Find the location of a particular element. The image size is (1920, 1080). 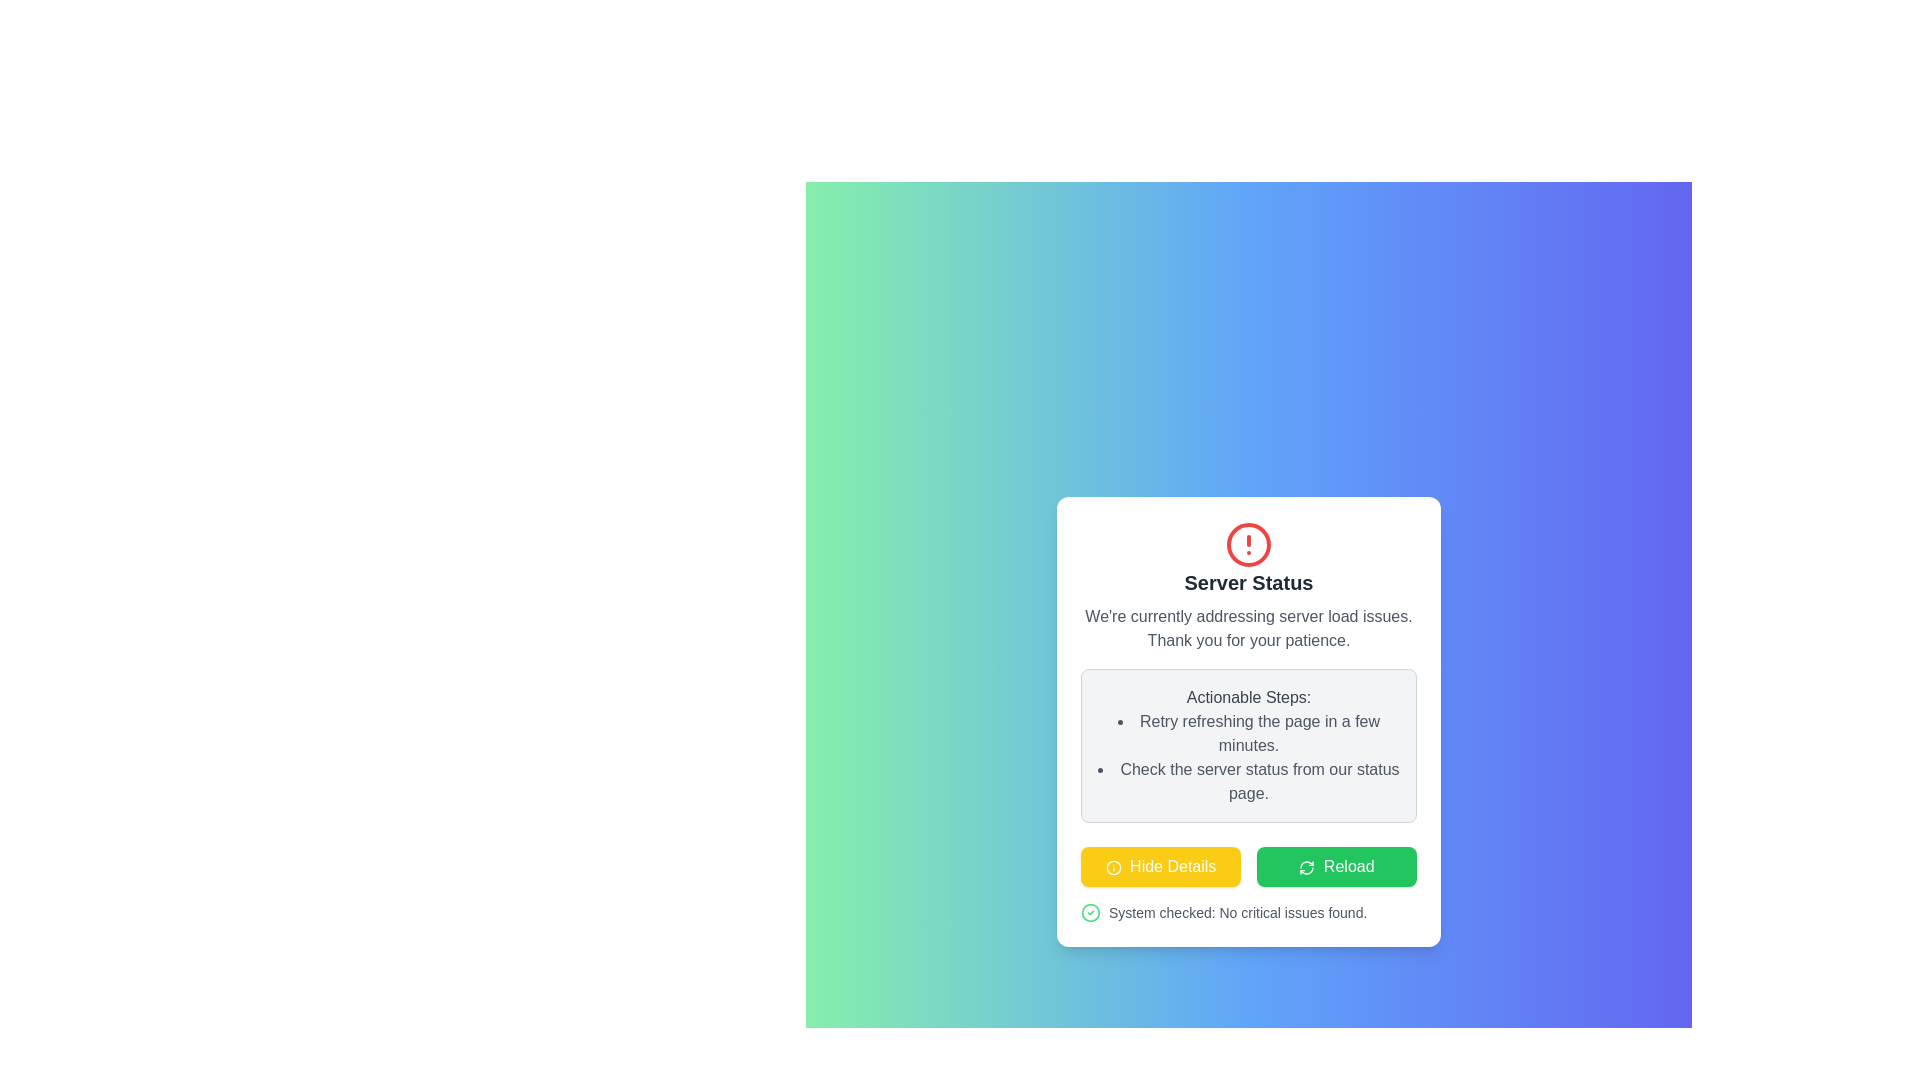

the Text header labeled 'Actionable Steps:' which is displayed in a medium-weight gray font on a light gray background, positioned at the top of a section in a modal window is located at coordinates (1247, 697).